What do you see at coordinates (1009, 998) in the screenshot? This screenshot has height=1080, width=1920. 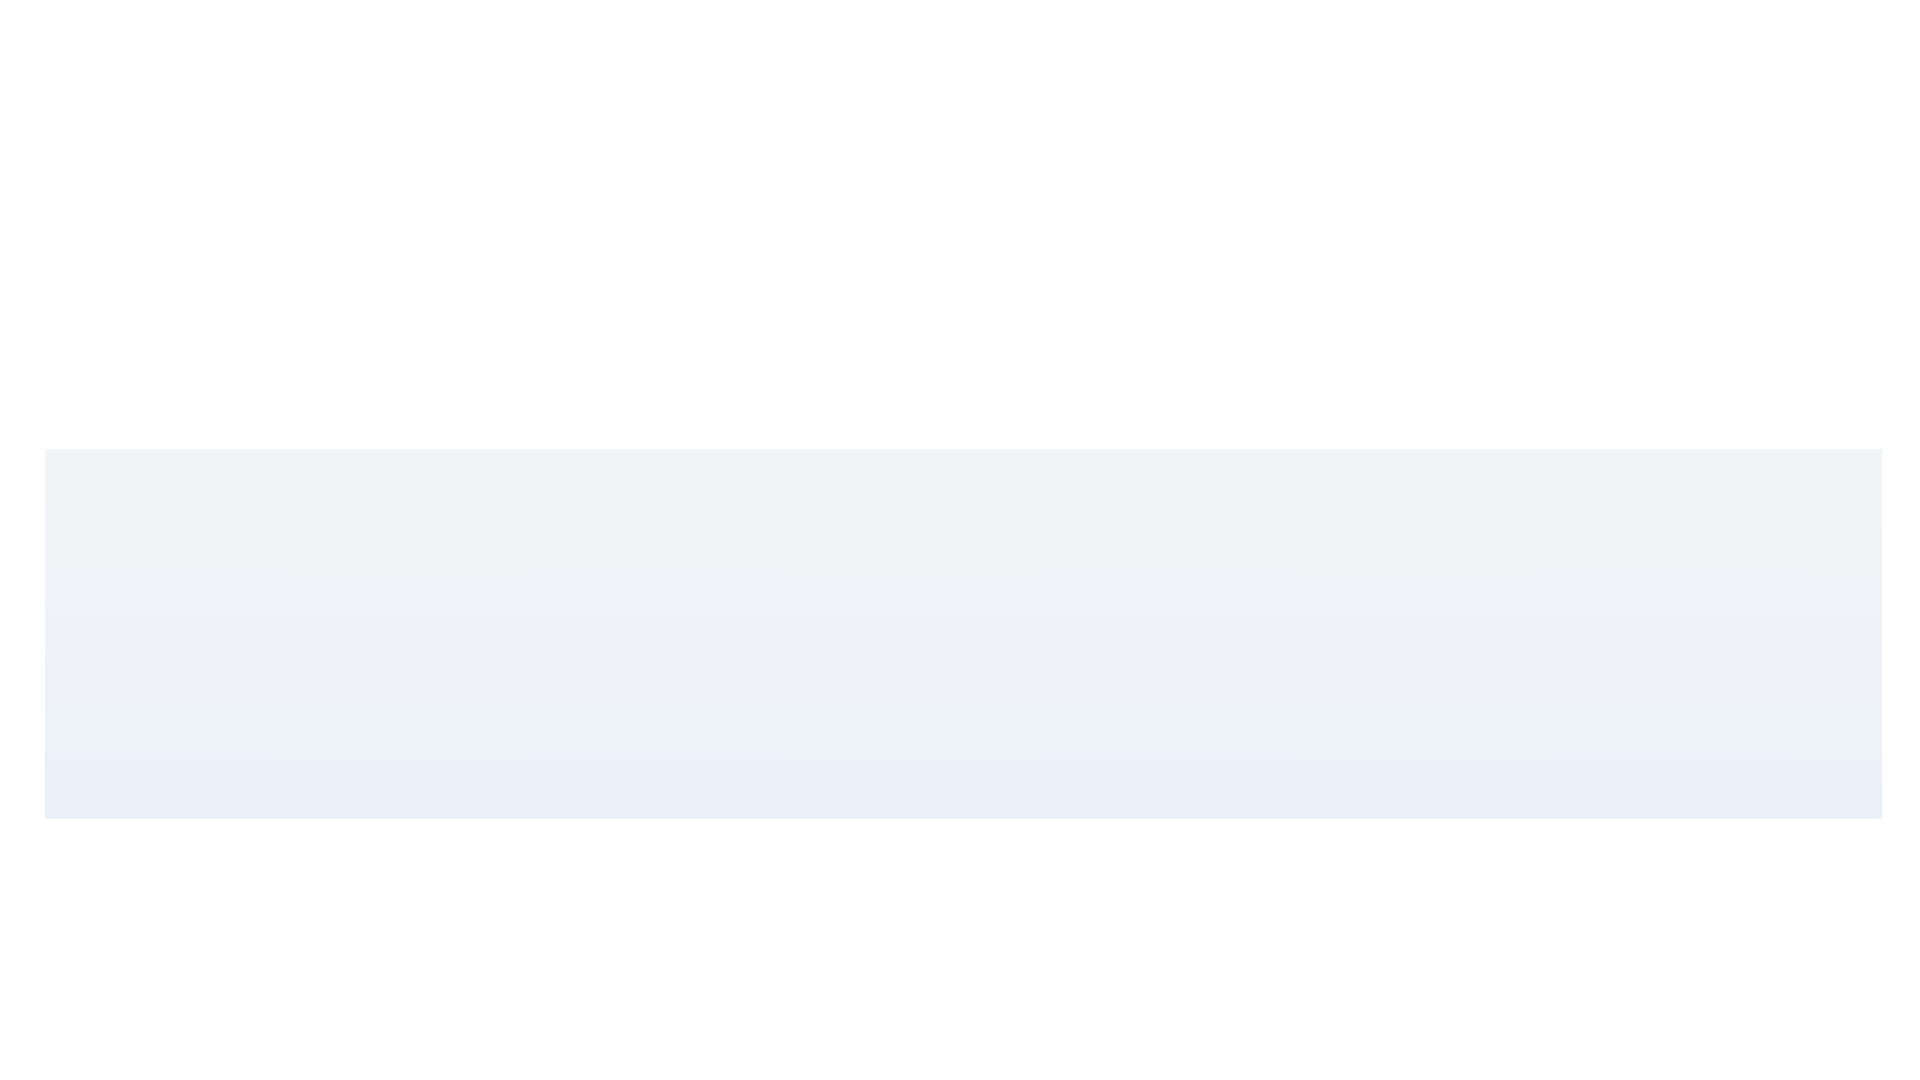 I see `the slider to set the value to 35` at bounding box center [1009, 998].